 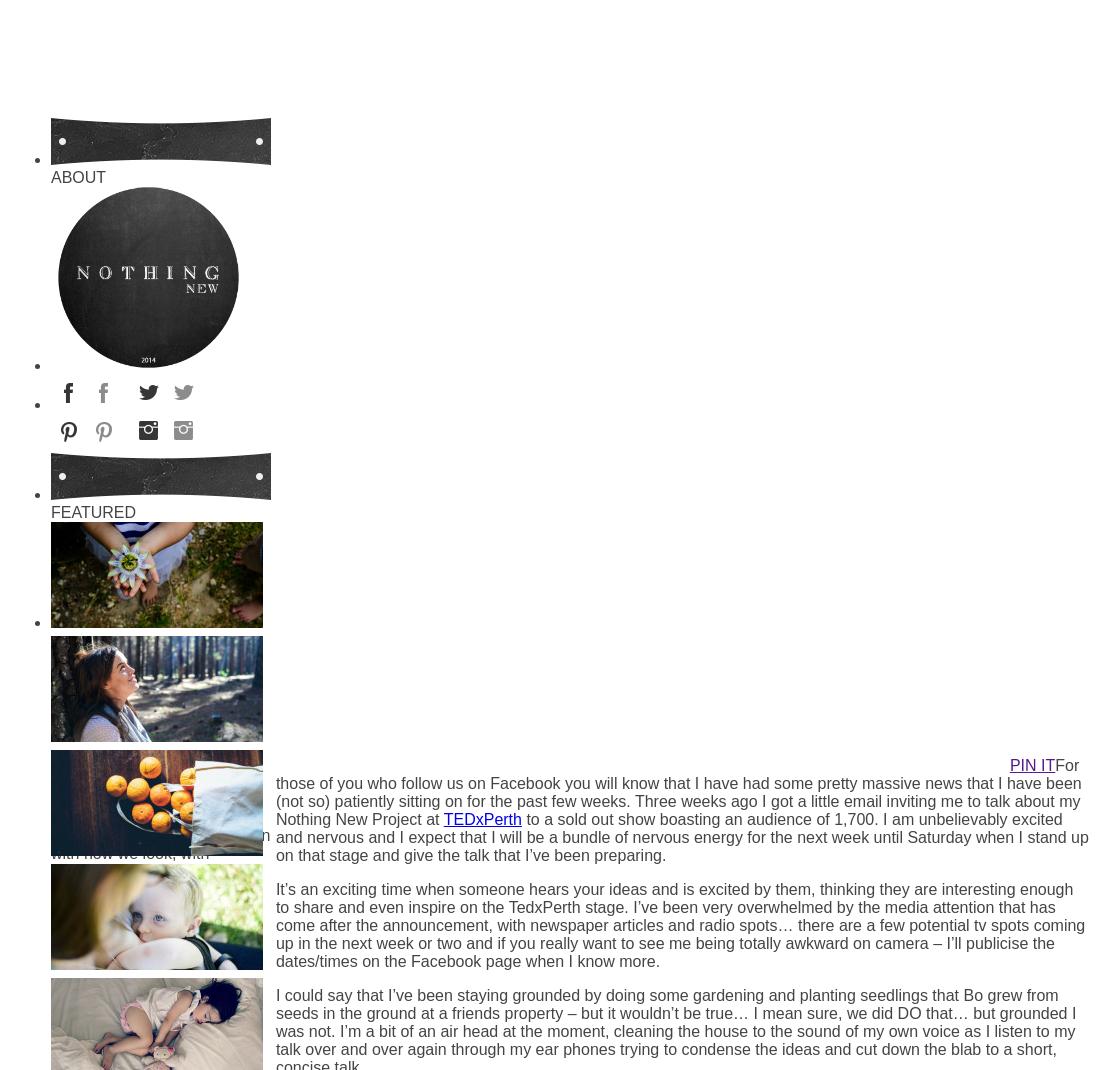 What do you see at coordinates (1032, 764) in the screenshot?
I see `'PIN IT'` at bounding box center [1032, 764].